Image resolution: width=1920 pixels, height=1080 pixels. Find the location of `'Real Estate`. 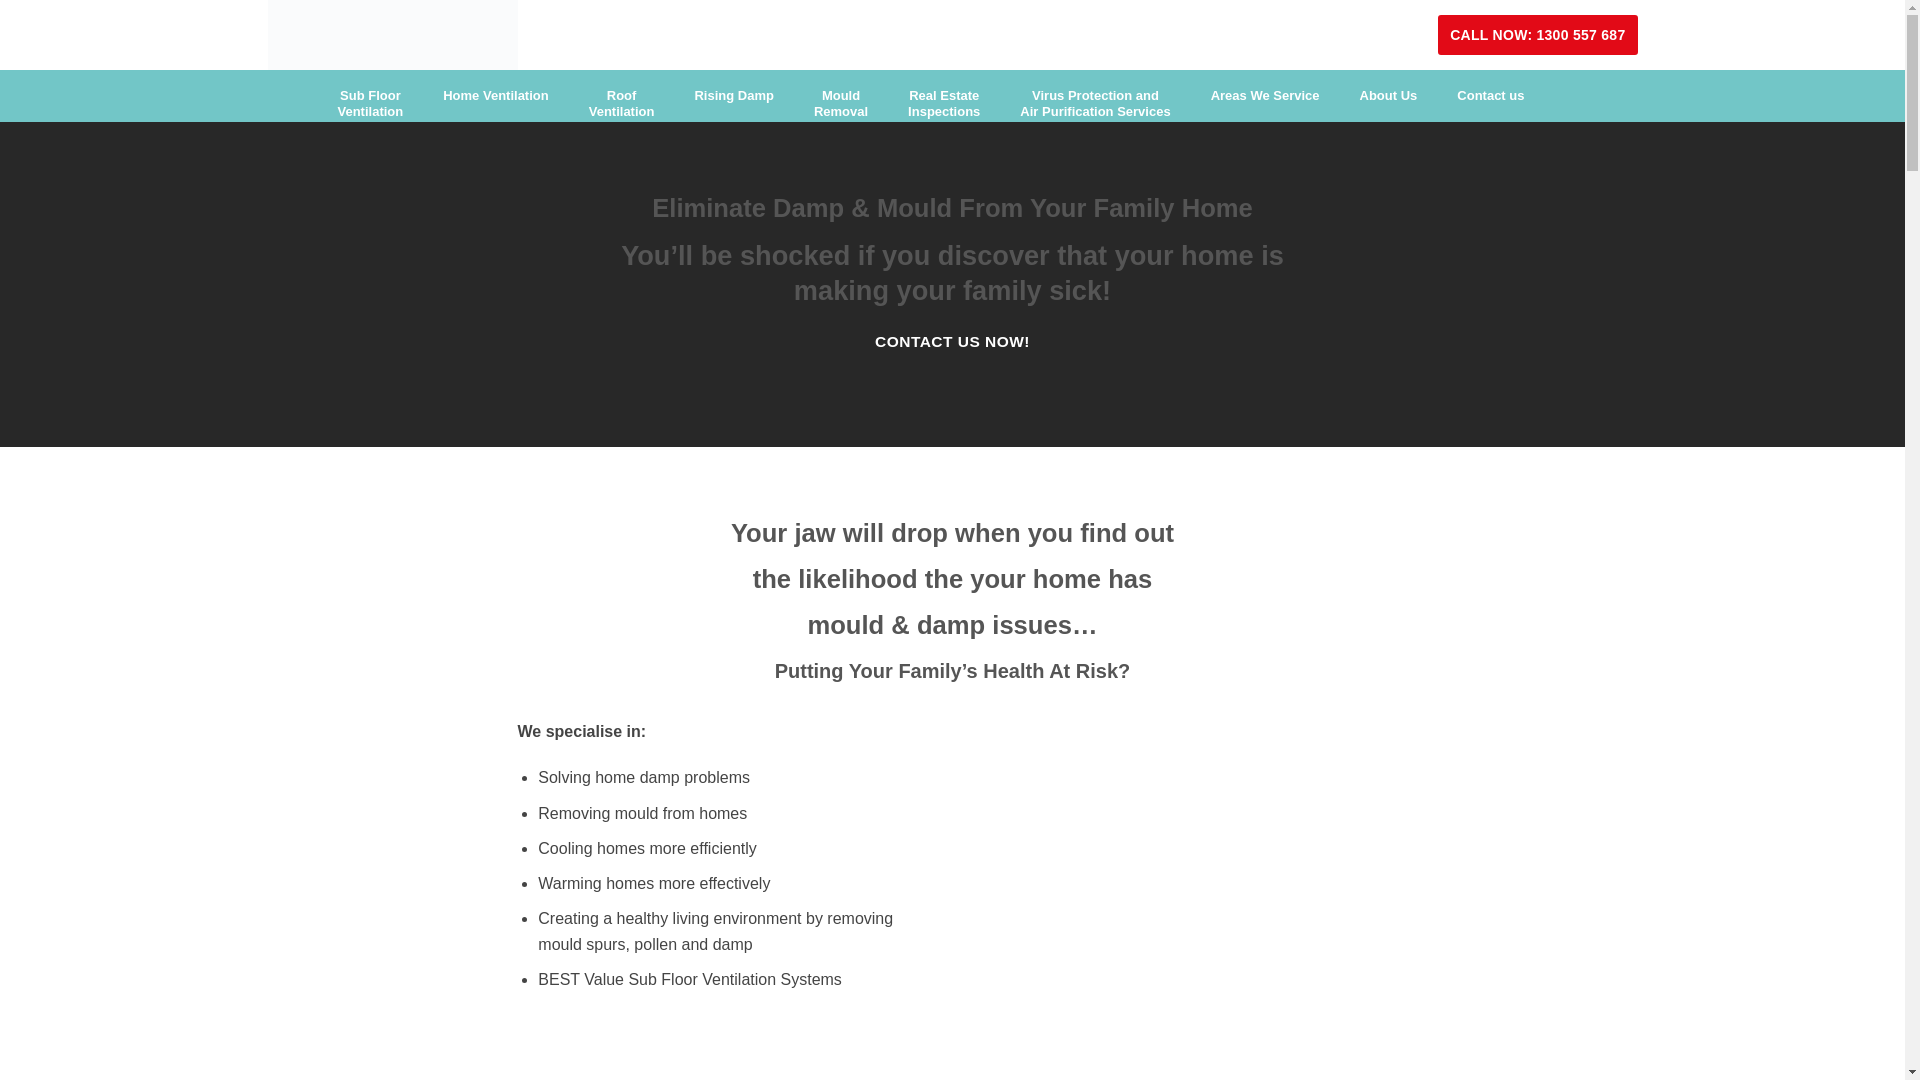

'Real Estate is located at coordinates (943, 104).